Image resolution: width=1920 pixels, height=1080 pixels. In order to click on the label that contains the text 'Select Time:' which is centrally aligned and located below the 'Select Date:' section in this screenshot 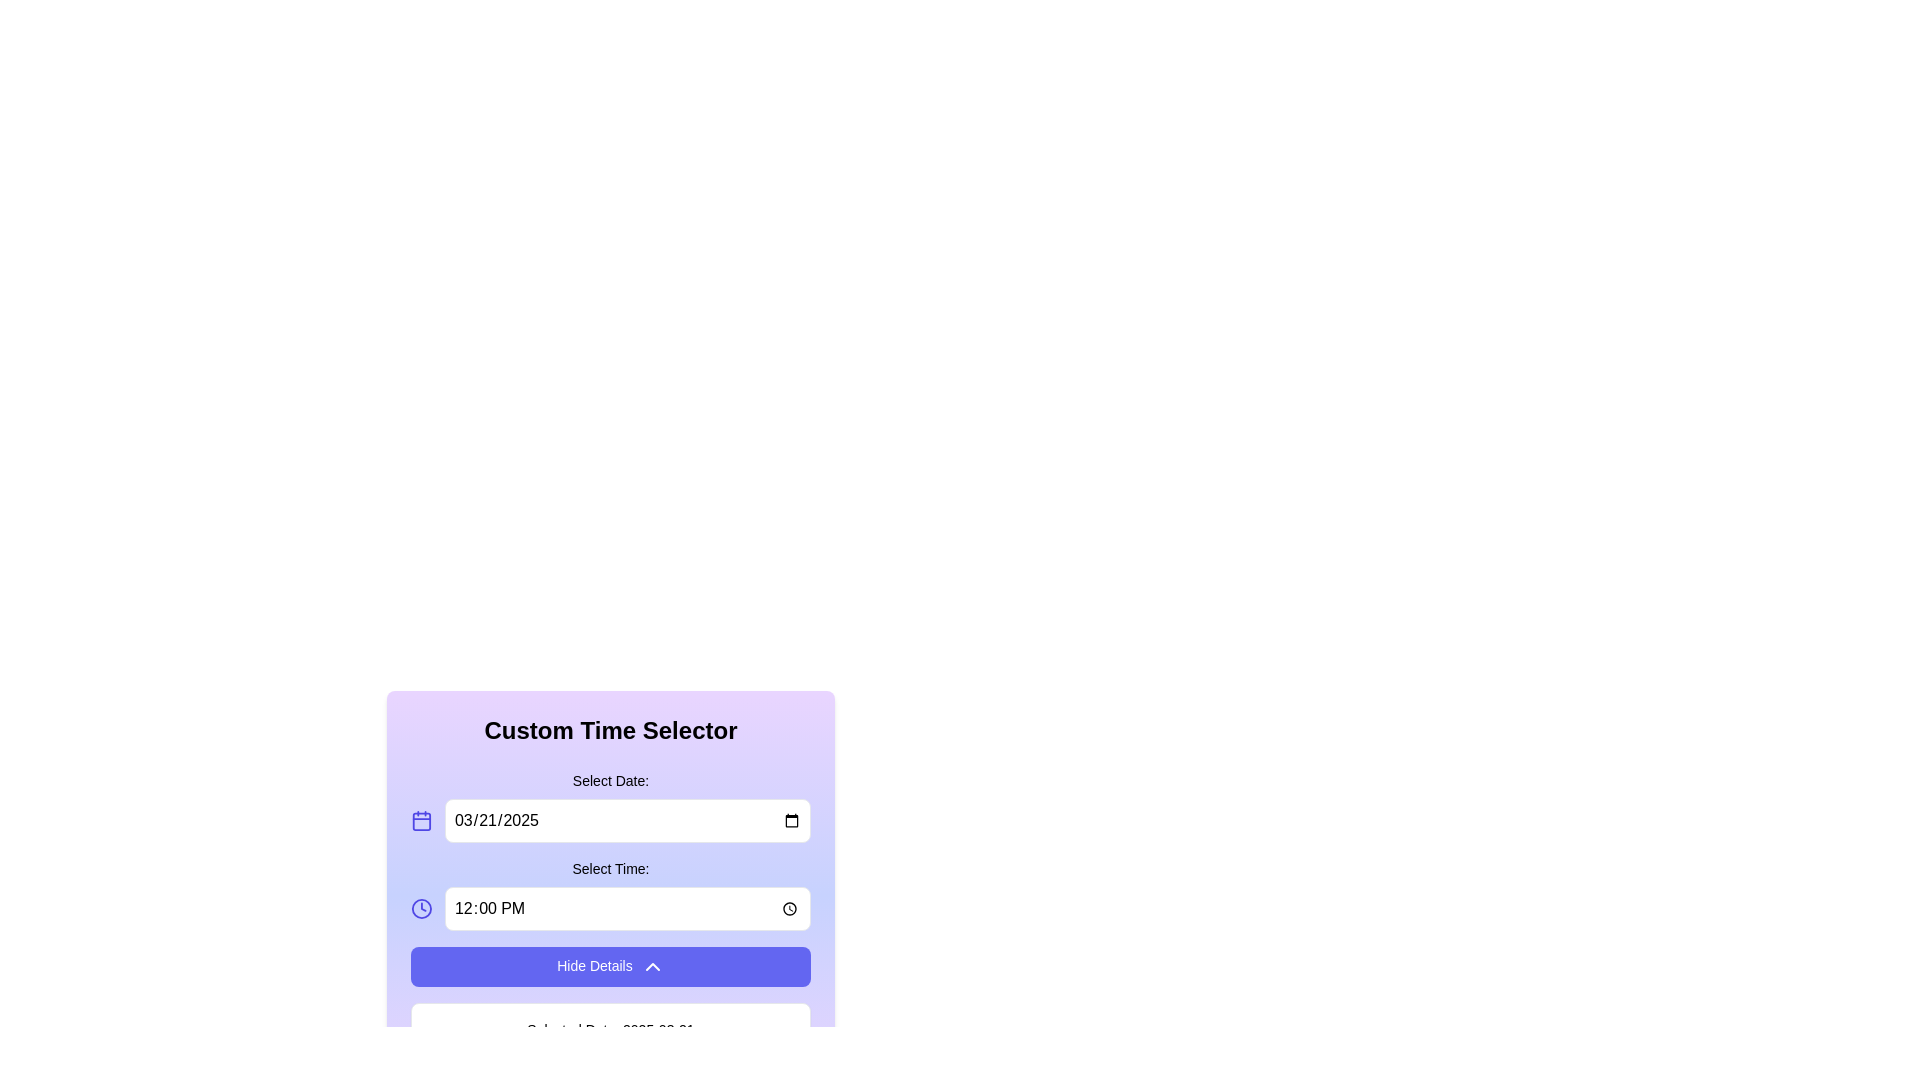, I will do `click(609, 893)`.